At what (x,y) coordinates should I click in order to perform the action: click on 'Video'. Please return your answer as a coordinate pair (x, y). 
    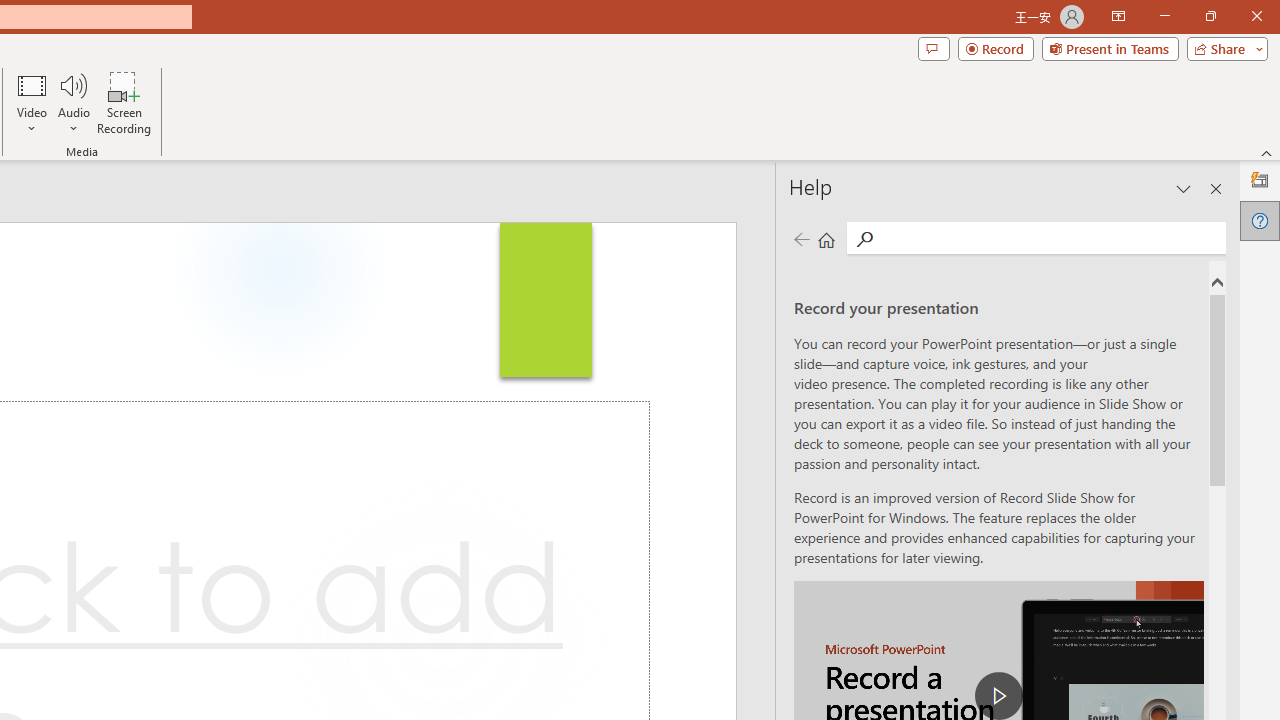
    Looking at the image, I should click on (32, 103).